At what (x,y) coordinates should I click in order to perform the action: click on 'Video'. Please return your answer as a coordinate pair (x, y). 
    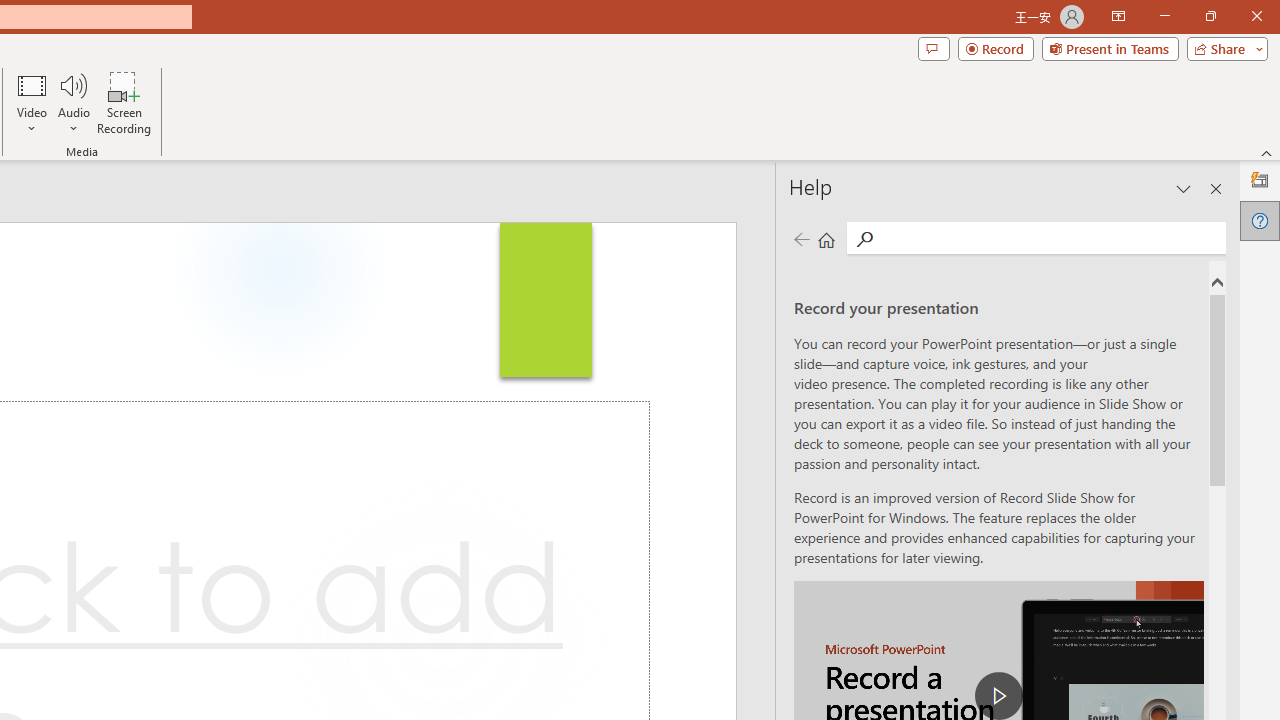
    Looking at the image, I should click on (32, 103).